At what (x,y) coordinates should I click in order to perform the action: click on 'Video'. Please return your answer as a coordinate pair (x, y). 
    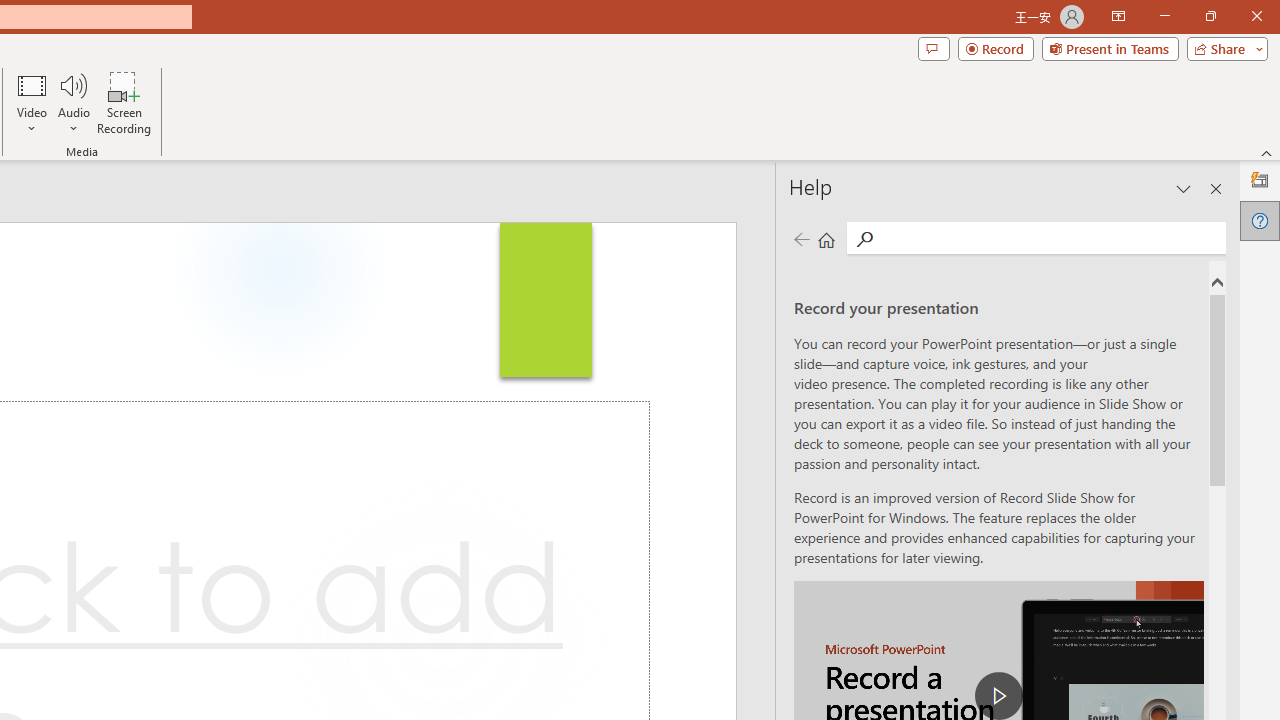
    Looking at the image, I should click on (32, 103).